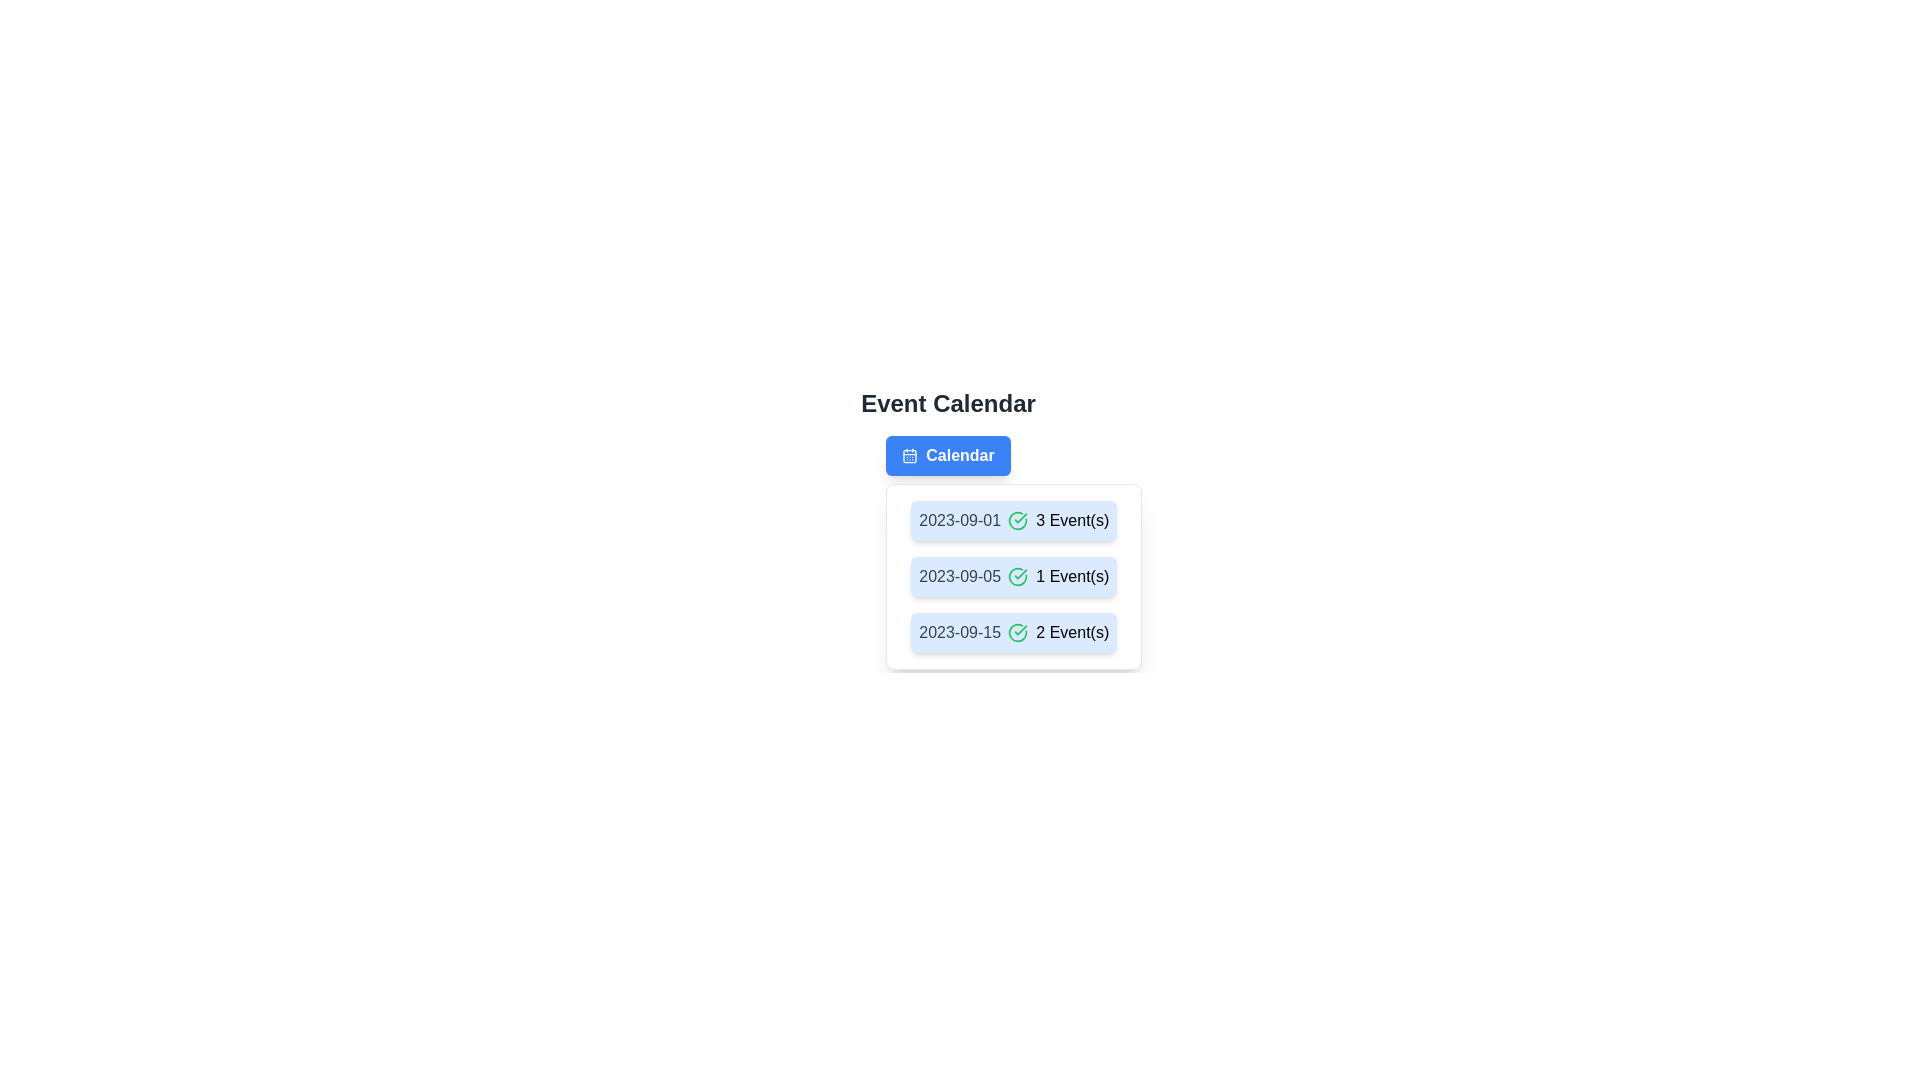 The image size is (1920, 1080). Describe the element at coordinates (1014, 577) in the screenshot. I see `the dropdown content items that display event dates and counts, which are located below the 'Calendar' button with a light blue background and rounded corners` at that location.